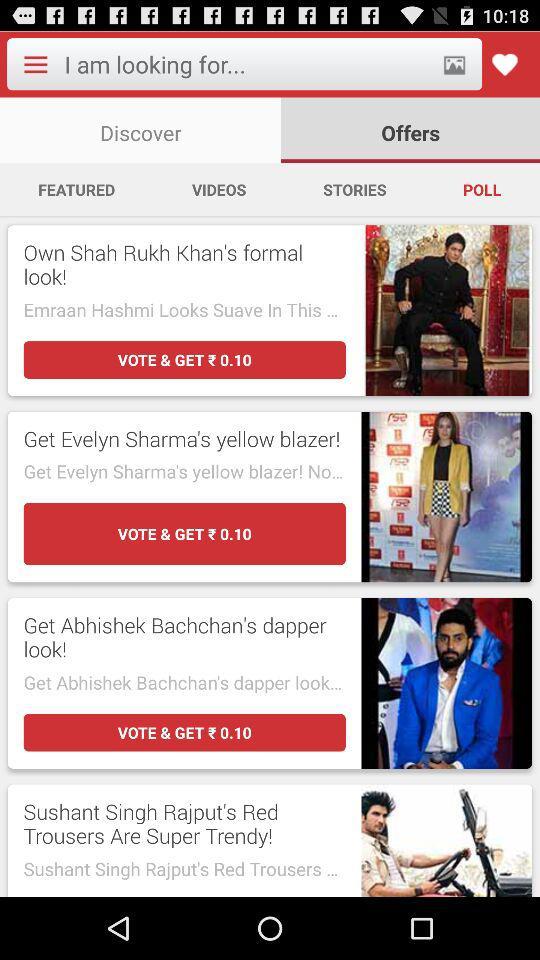 The width and height of the screenshot is (540, 960). What do you see at coordinates (35, 68) in the screenshot?
I see `the menu icon` at bounding box center [35, 68].